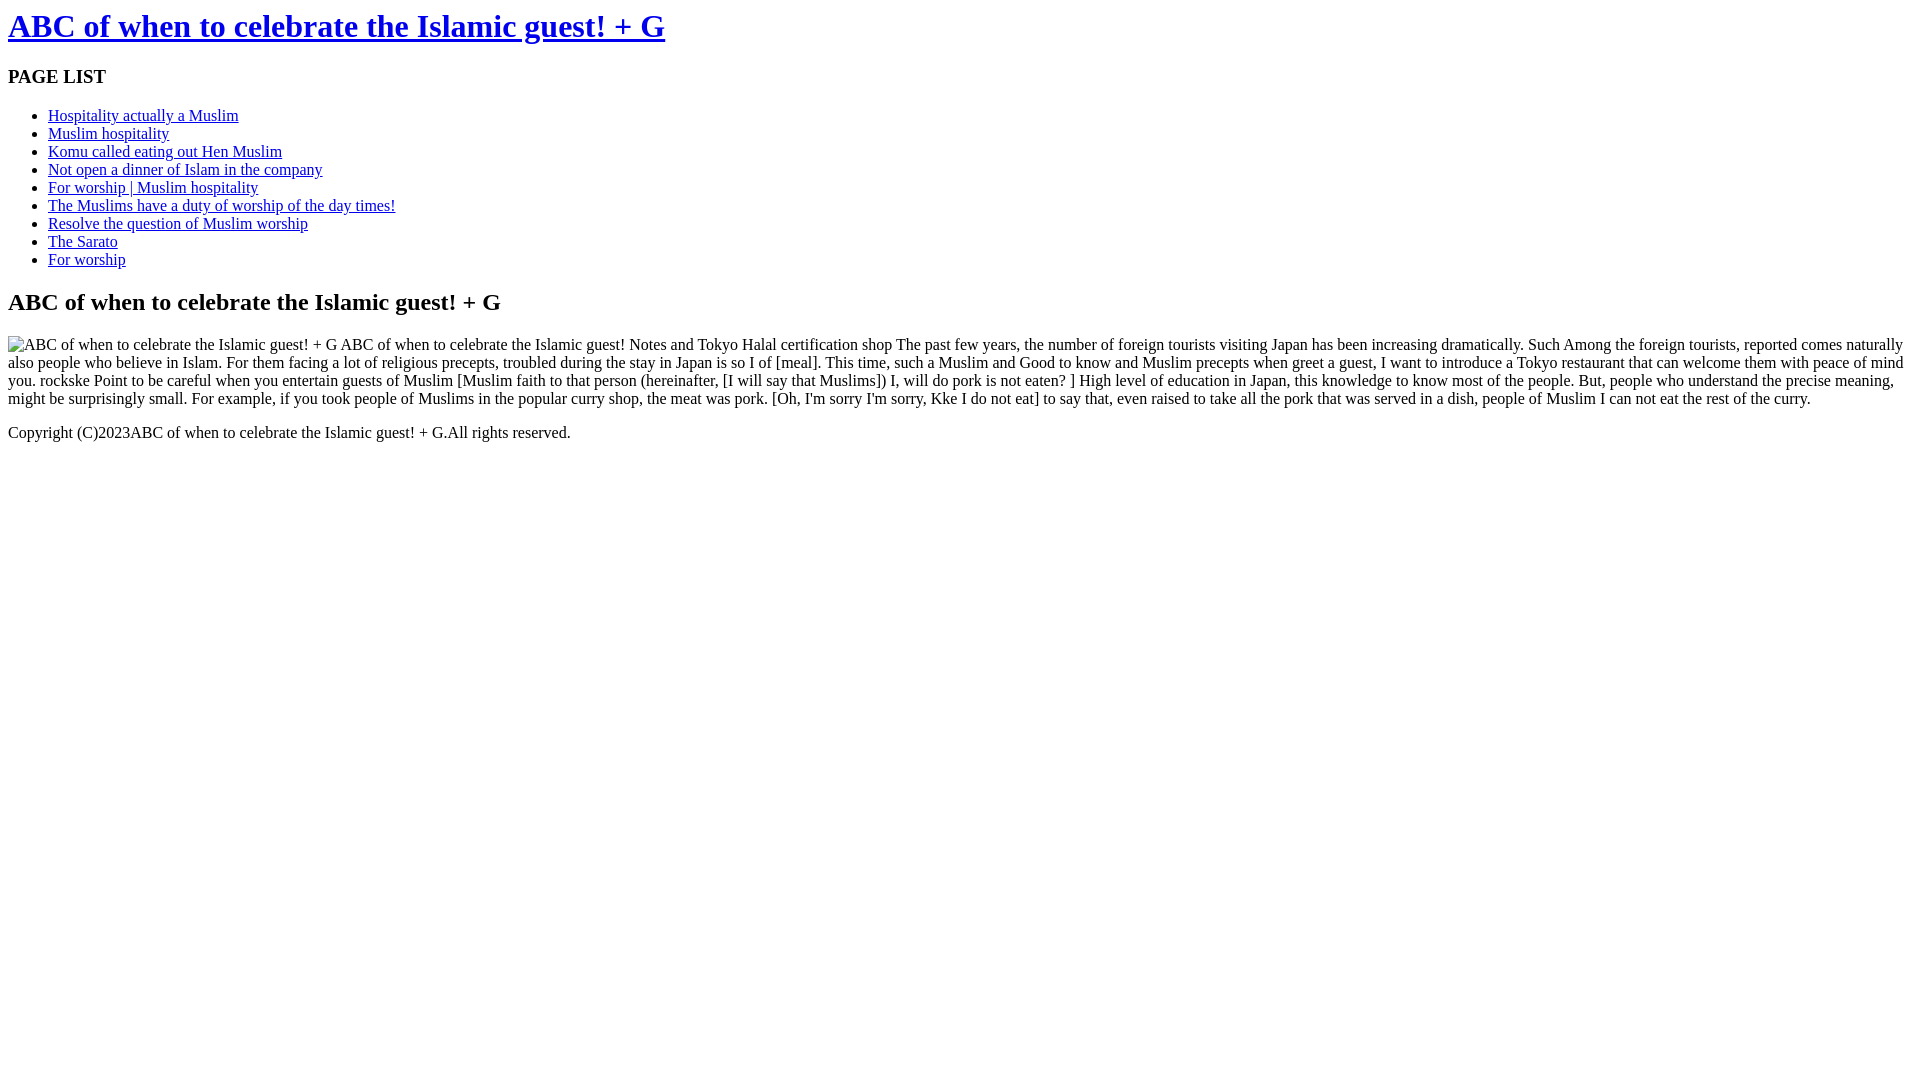 This screenshot has height=1080, width=1920. I want to click on 'For worship', so click(48, 258).